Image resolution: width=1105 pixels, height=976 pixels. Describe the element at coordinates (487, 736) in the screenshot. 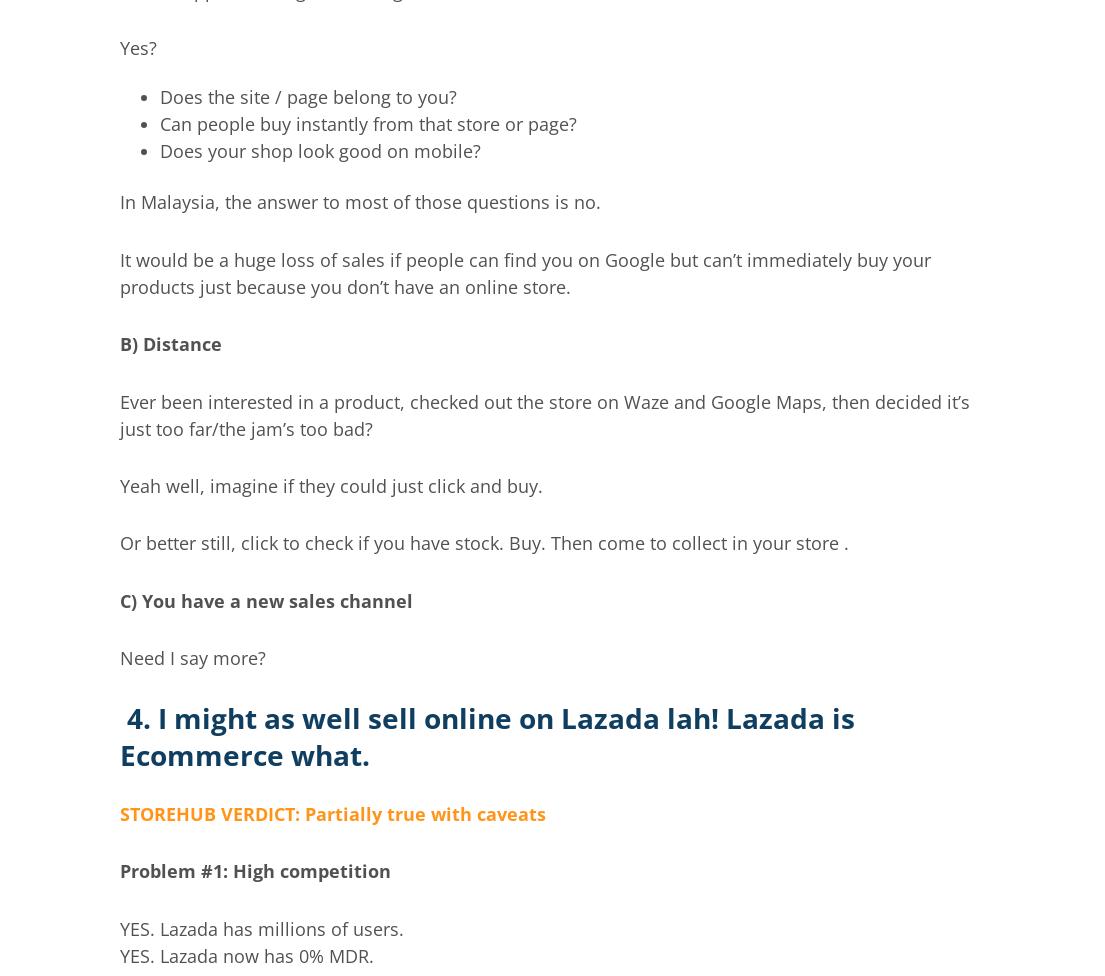

I see `'4. I might as well sell online on Lazada lah! Lazada is Ecommerce what.'` at that location.